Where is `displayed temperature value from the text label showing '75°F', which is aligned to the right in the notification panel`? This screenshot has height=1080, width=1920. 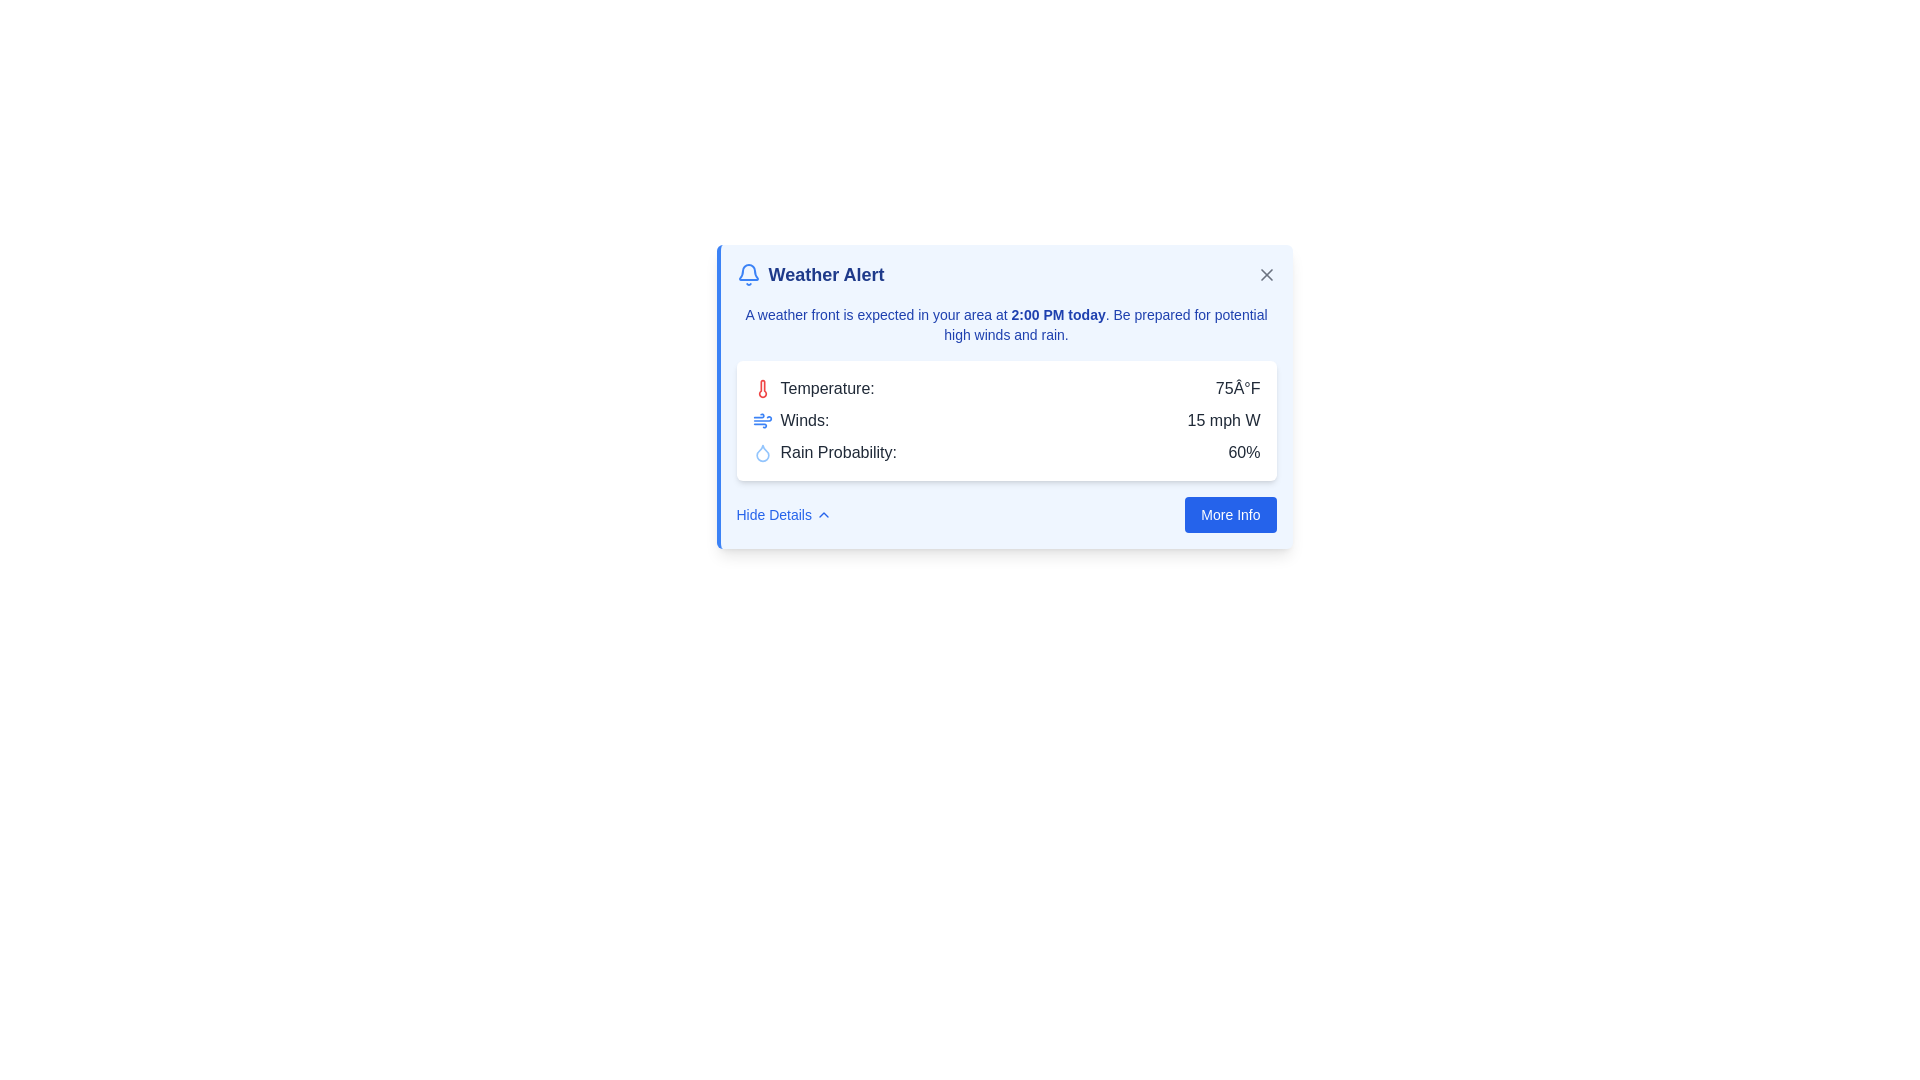 displayed temperature value from the text label showing '75°F', which is aligned to the right in the notification panel is located at coordinates (1237, 389).